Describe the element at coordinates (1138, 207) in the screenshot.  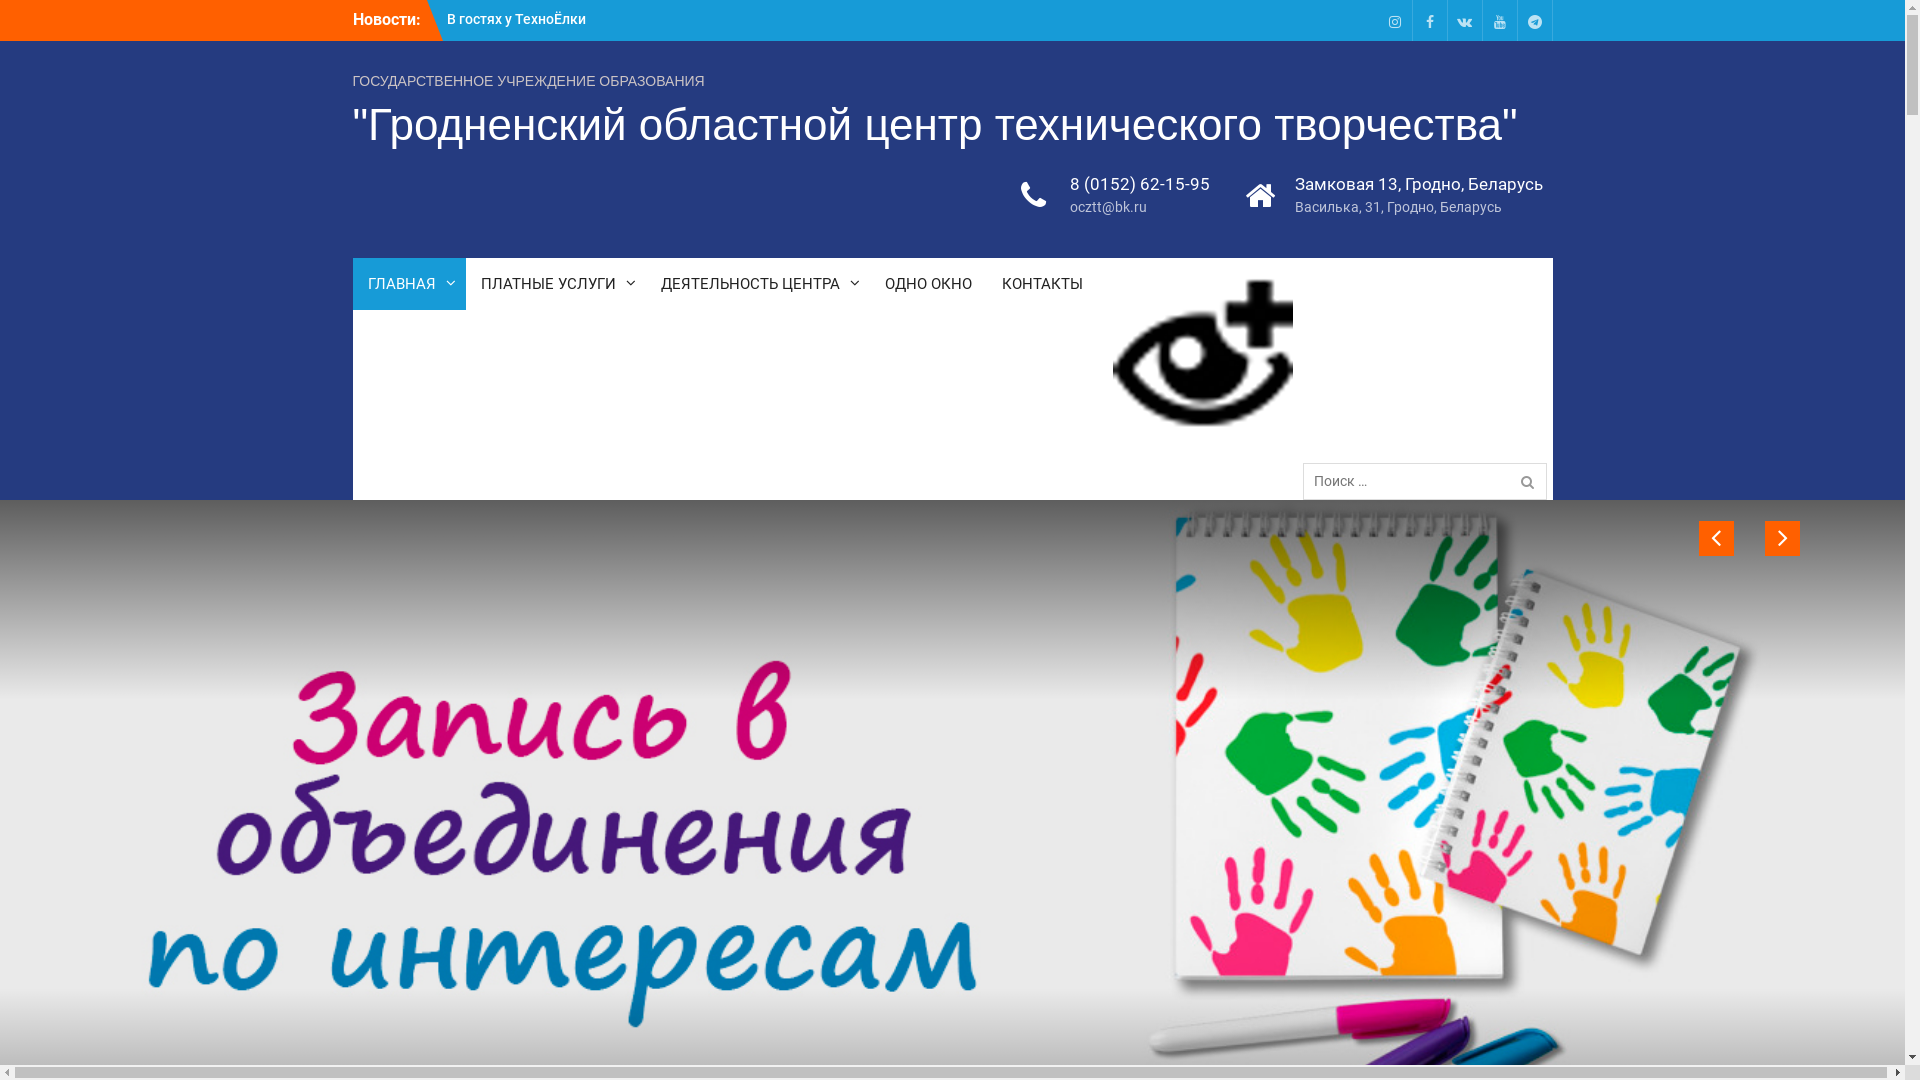
I see `'ocztt@bk.ru'` at that location.